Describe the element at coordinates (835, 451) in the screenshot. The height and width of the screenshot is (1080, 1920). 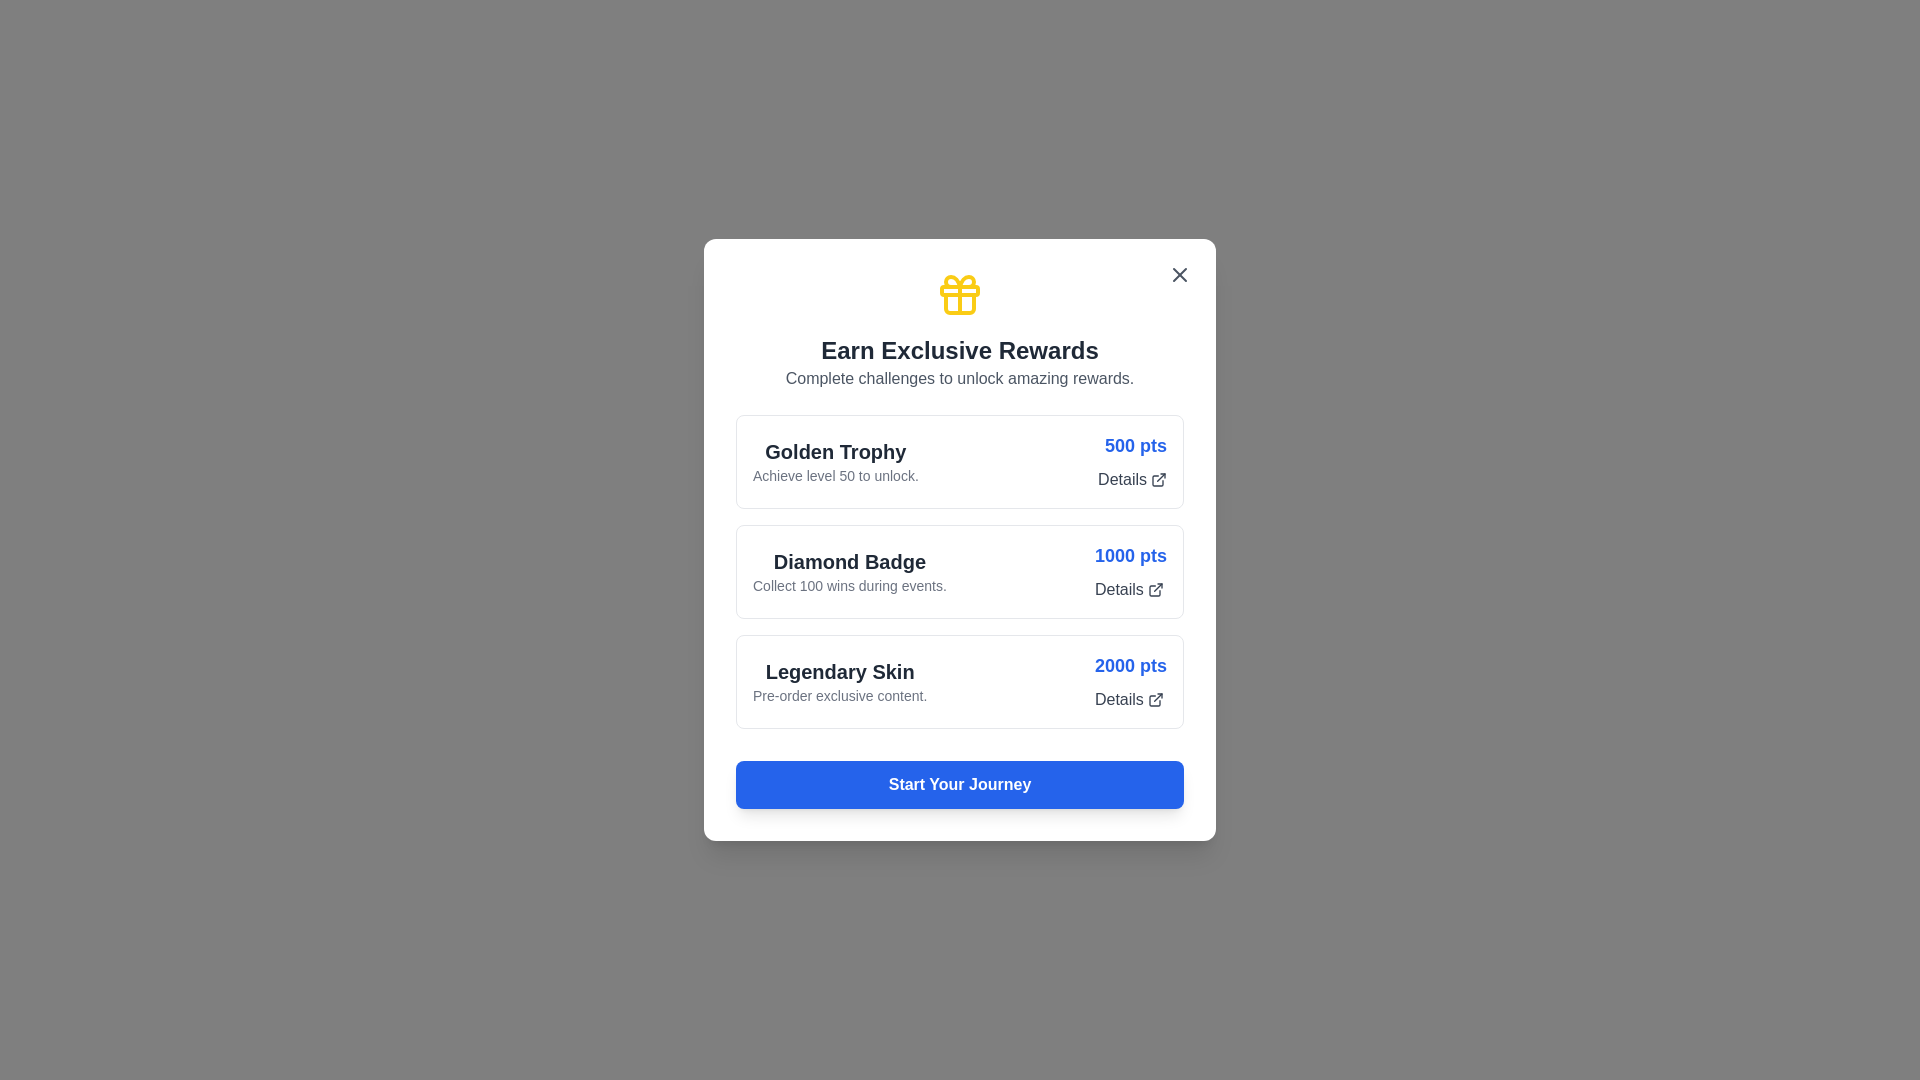
I see `the 'Golden Trophy' text label, which serves as the title for a reward item, positioned at the center of the page within a card modal` at that location.